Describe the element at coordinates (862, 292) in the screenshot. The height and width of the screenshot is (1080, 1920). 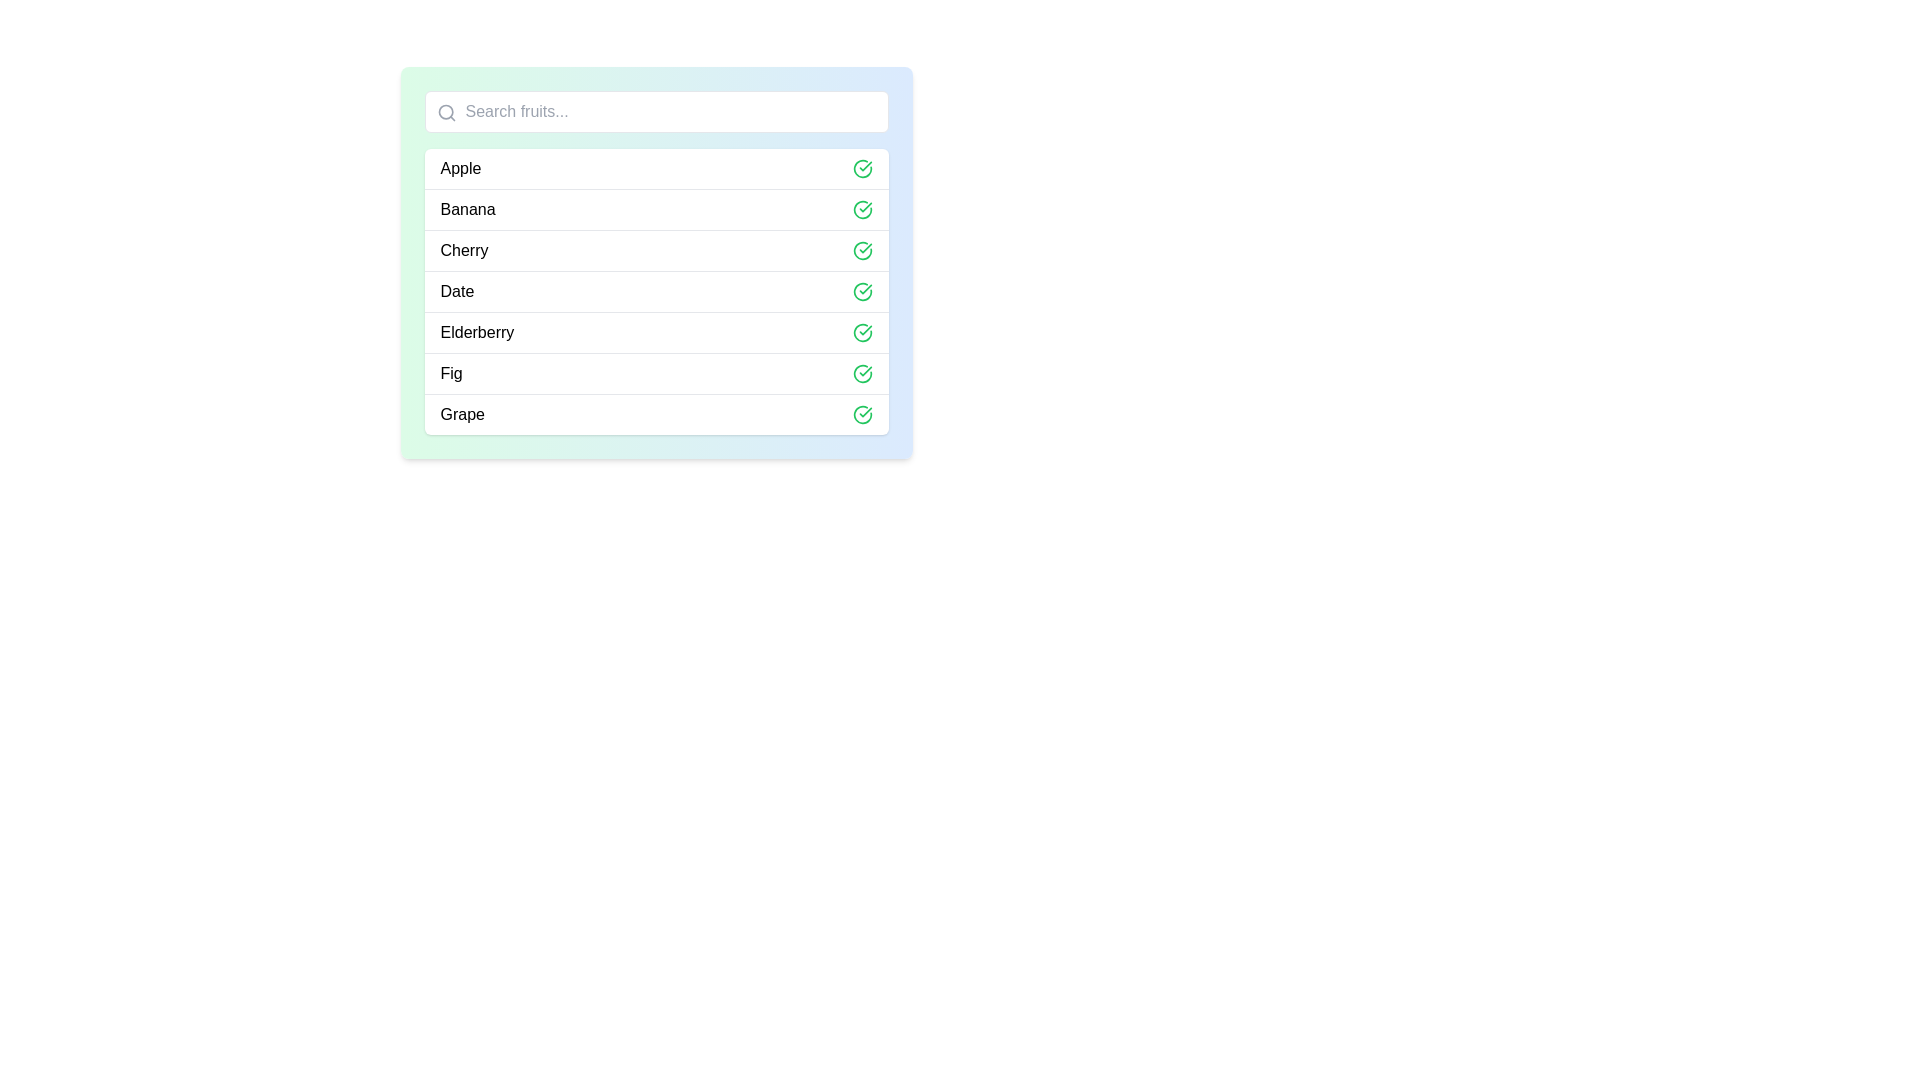
I see `the circular check mark icon located next to the 'Date' list item` at that location.